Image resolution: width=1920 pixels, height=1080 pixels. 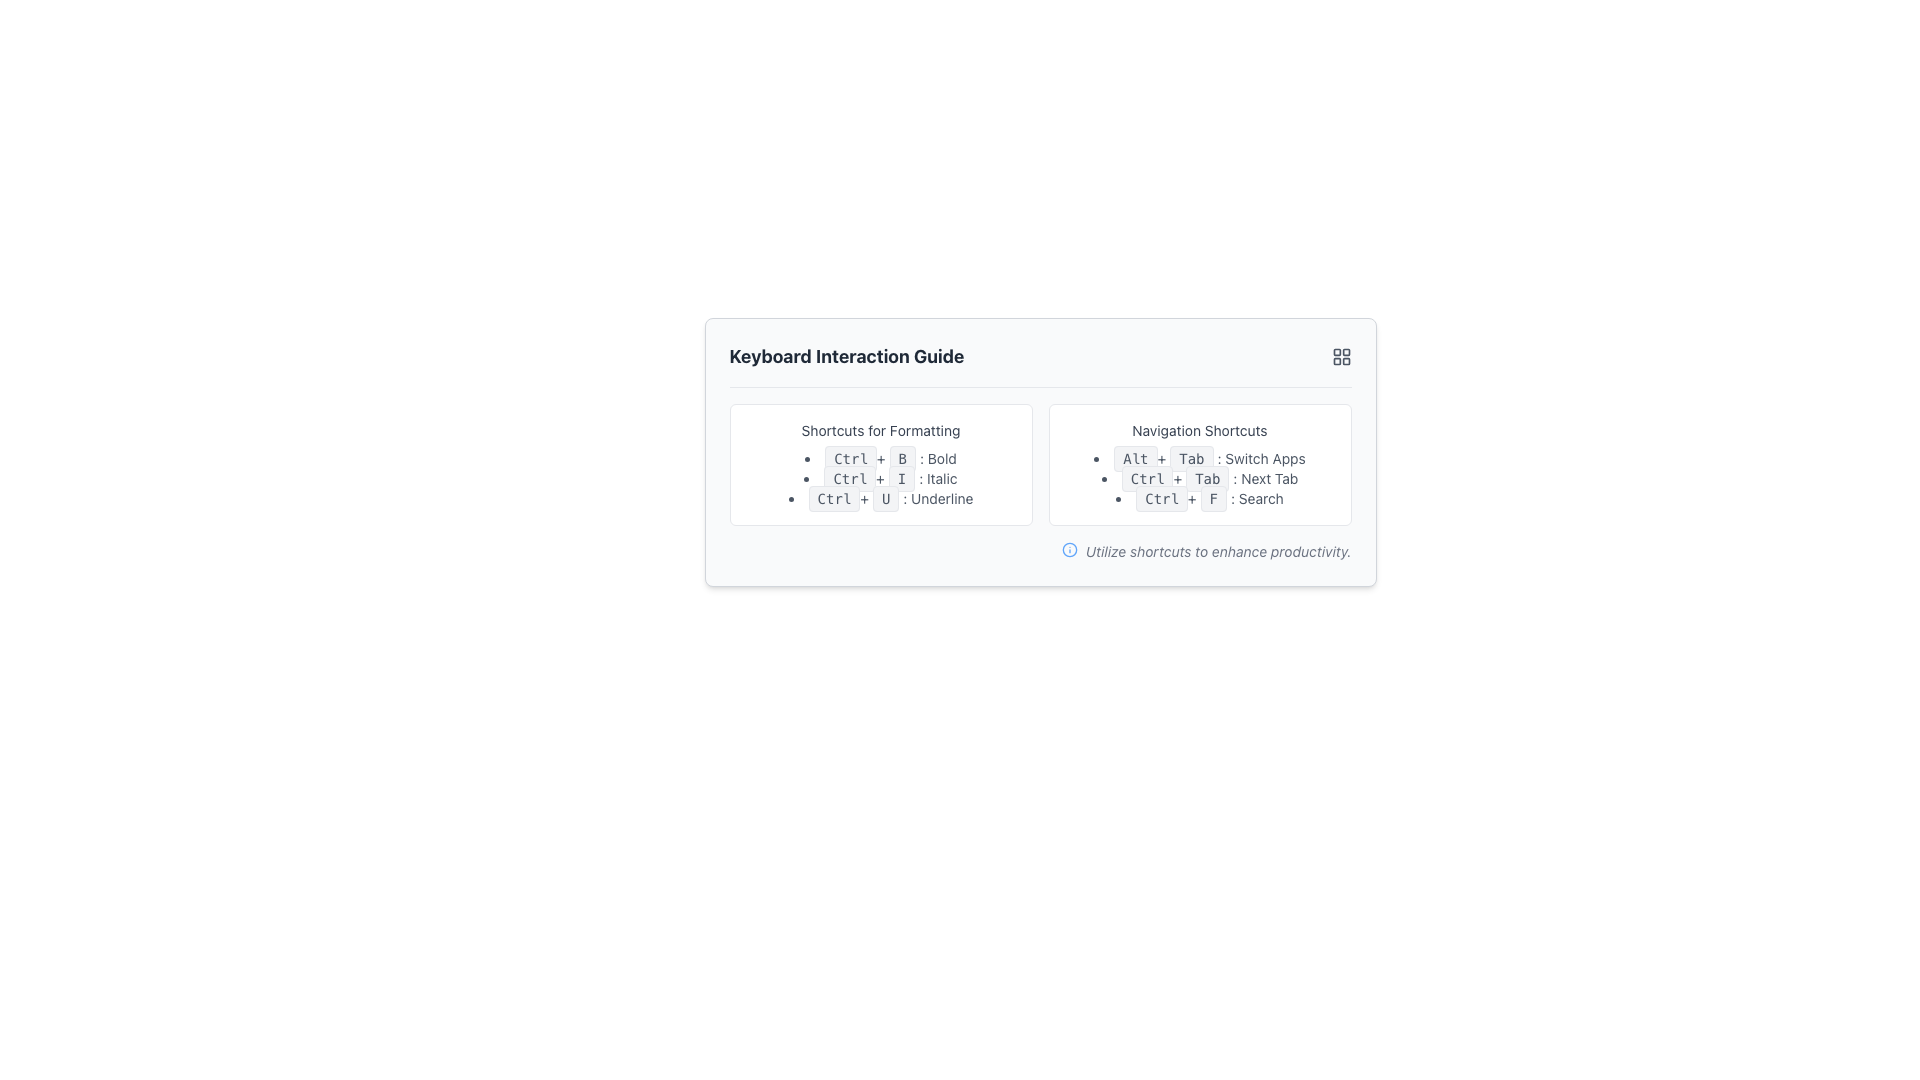 What do you see at coordinates (1200, 478) in the screenshot?
I see `the static text element that provides instructional guidance for using the 'Ctrl+Tab' keyboard shortcut, which is positioned between 'Alt+Tab: Switch Apps' and 'Ctrl+F: Search' in the 'Navigation Shortcuts' panel` at bounding box center [1200, 478].